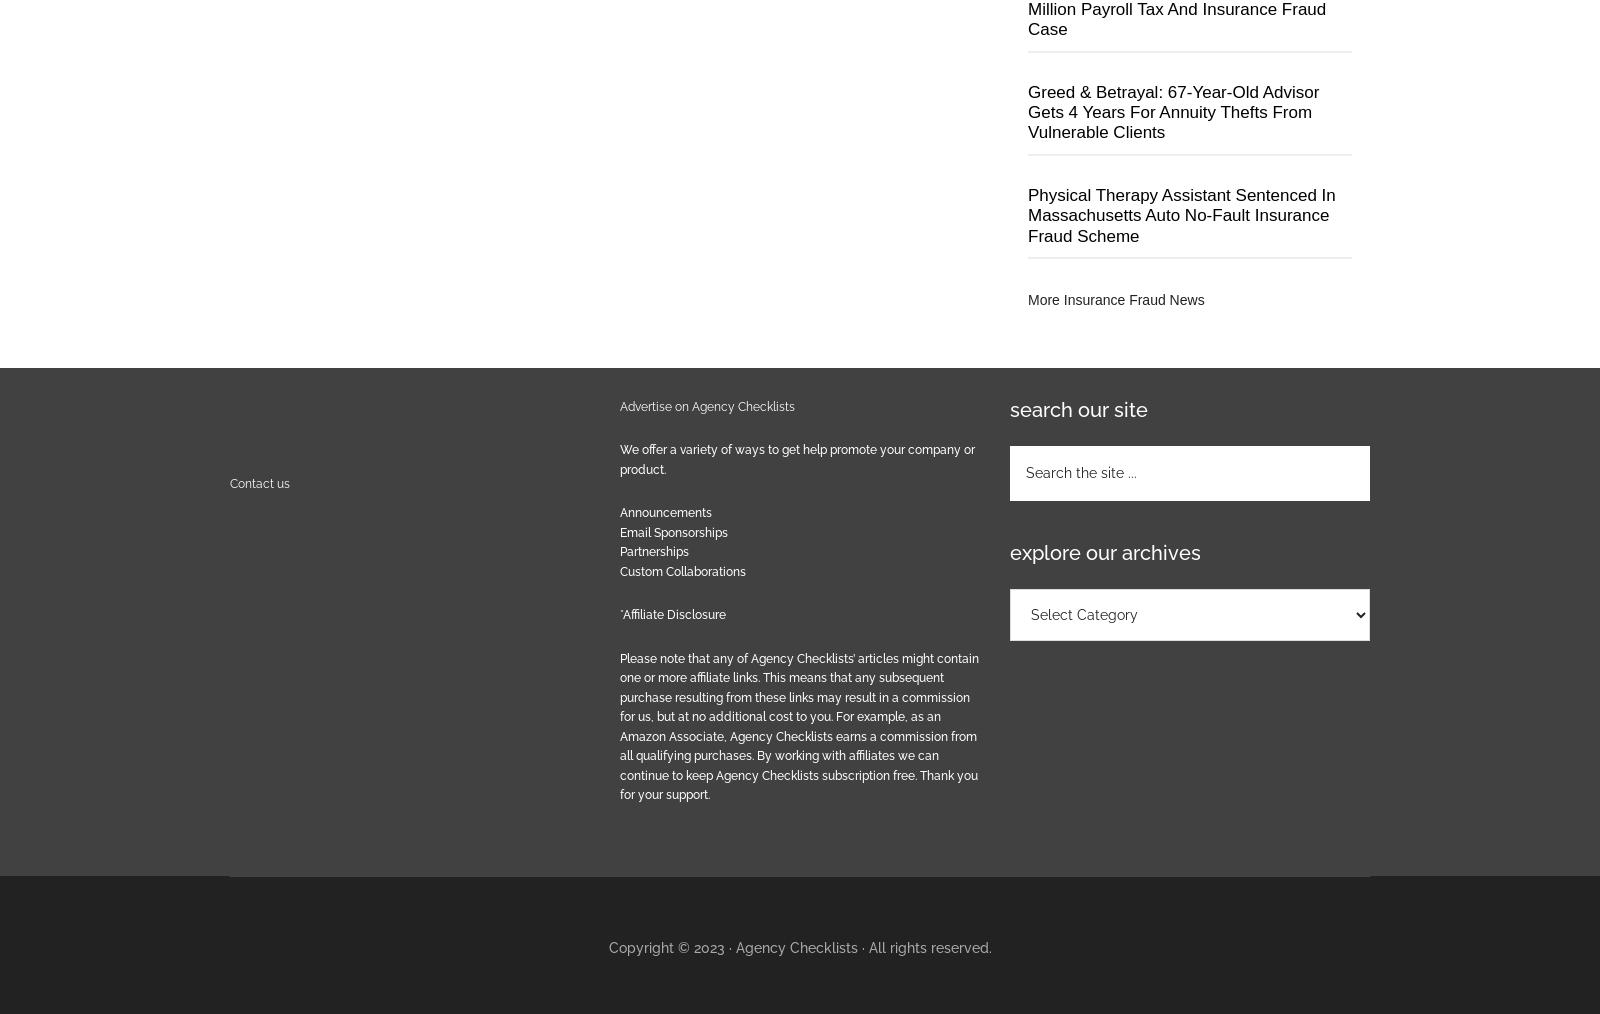 This screenshot has width=1600, height=1014. What do you see at coordinates (797, 459) in the screenshot?
I see `'We offer a variety of ways to get help promote your company or product.'` at bounding box center [797, 459].